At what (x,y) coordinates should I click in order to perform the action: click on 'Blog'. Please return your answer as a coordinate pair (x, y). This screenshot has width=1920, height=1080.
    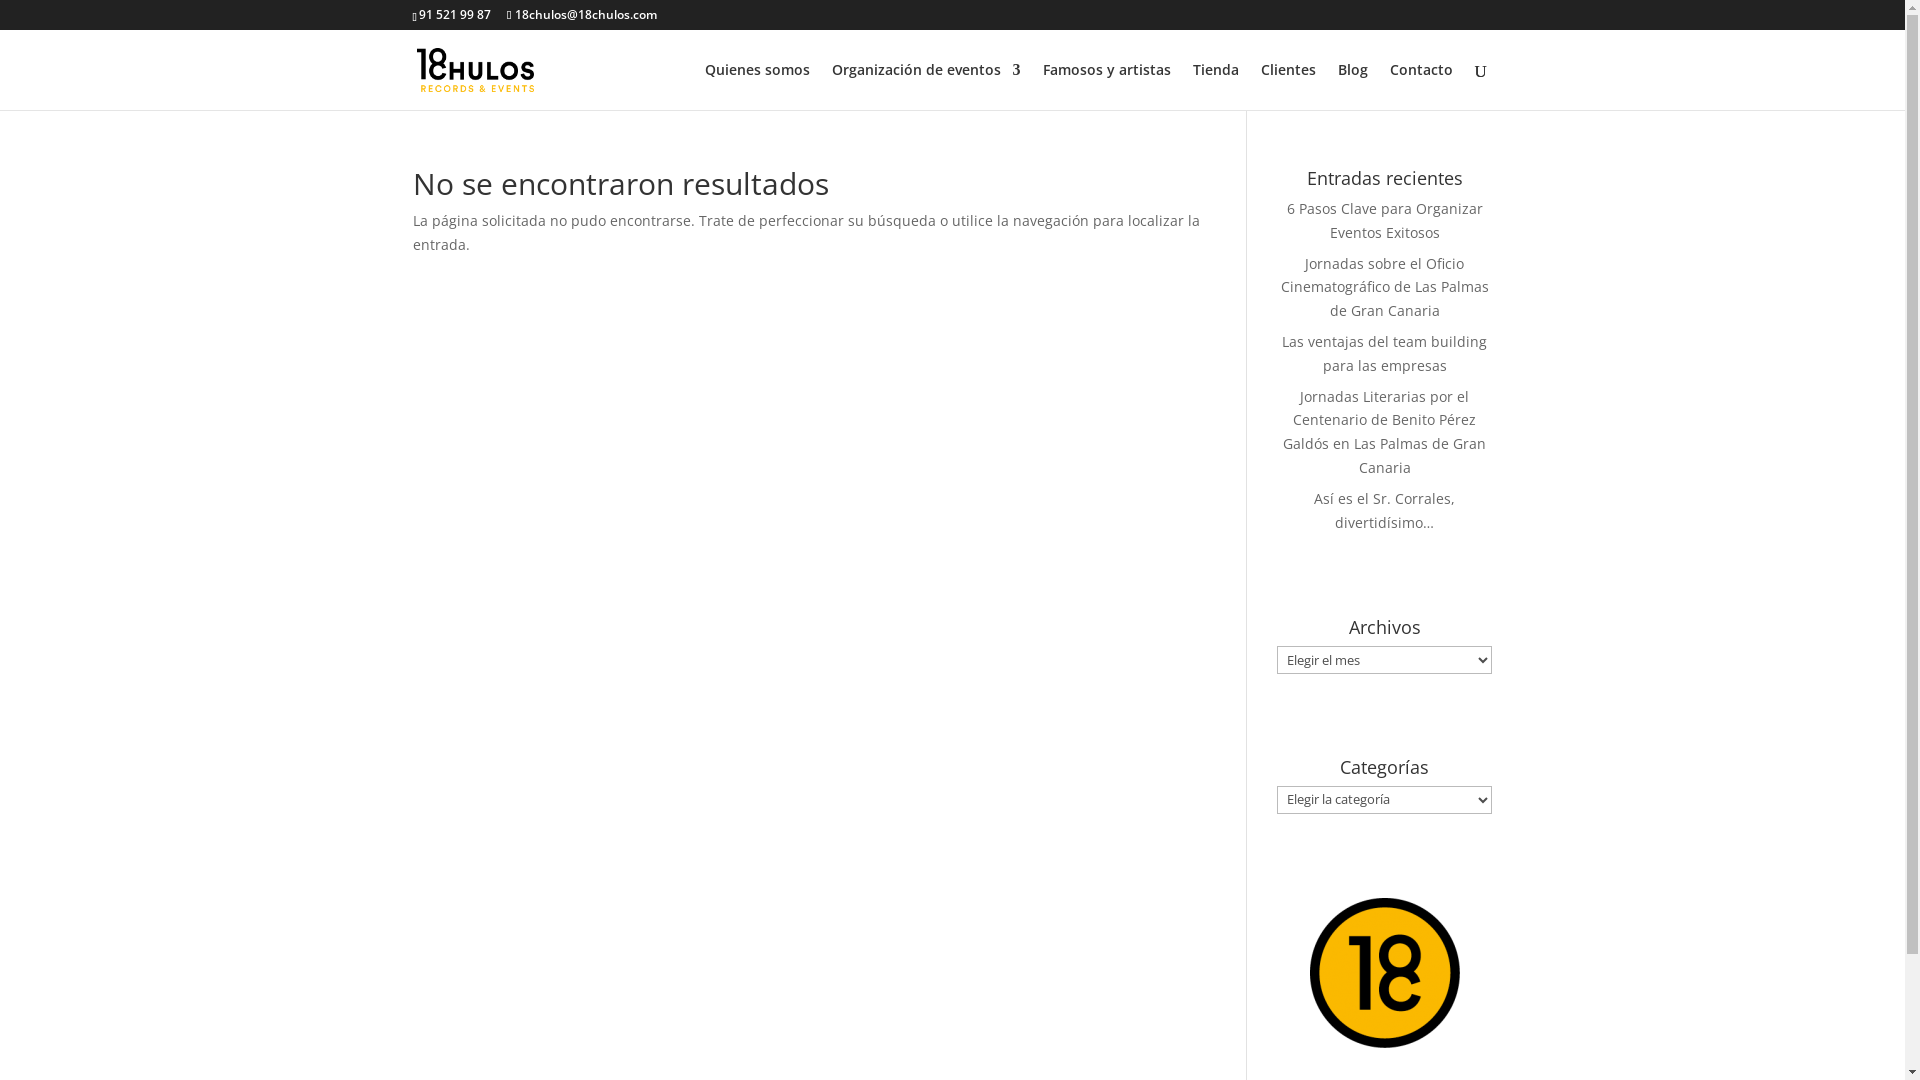
    Looking at the image, I should click on (1338, 85).